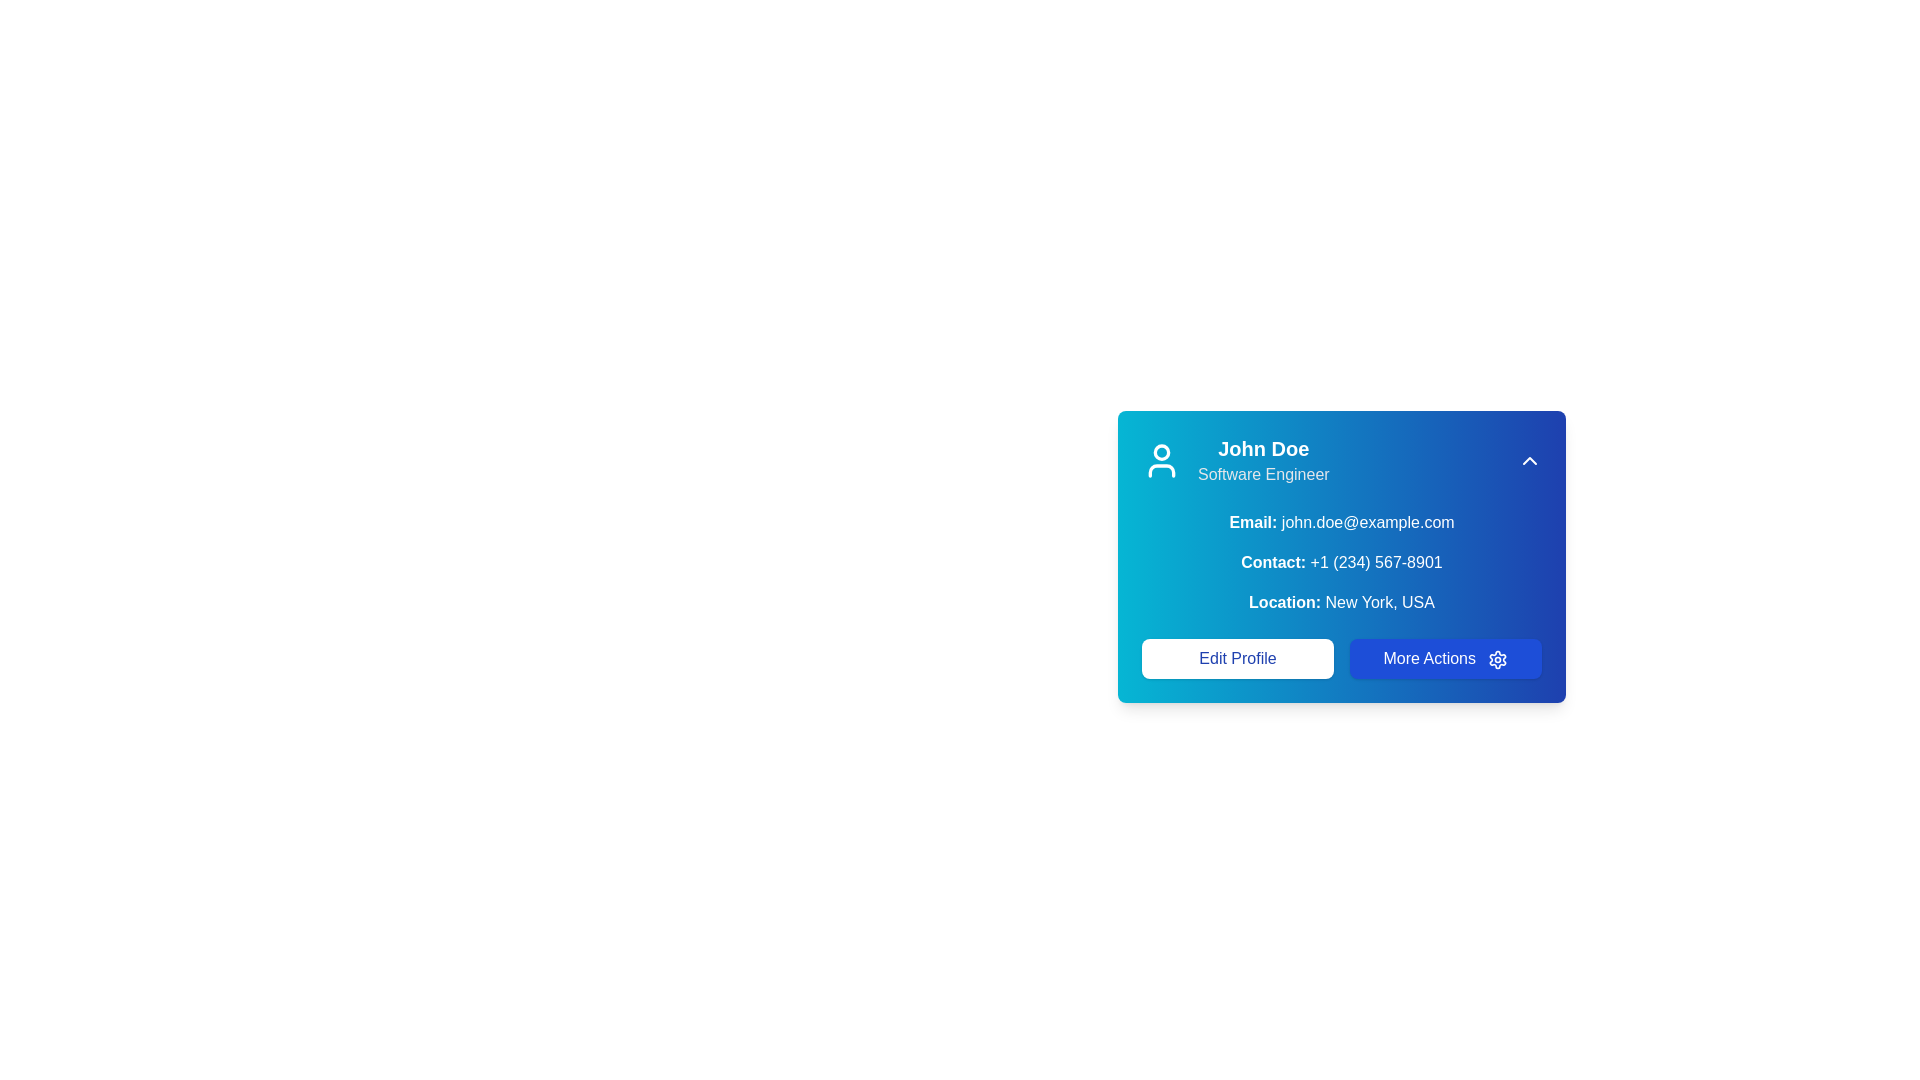 This screenshot has height=1080, width=1920. Describe the element at coordinates (1161, 451) in the screenshot. I see `the SVG circle element representing the user profile icon, located at the top-left corner of the user information card` at that location.